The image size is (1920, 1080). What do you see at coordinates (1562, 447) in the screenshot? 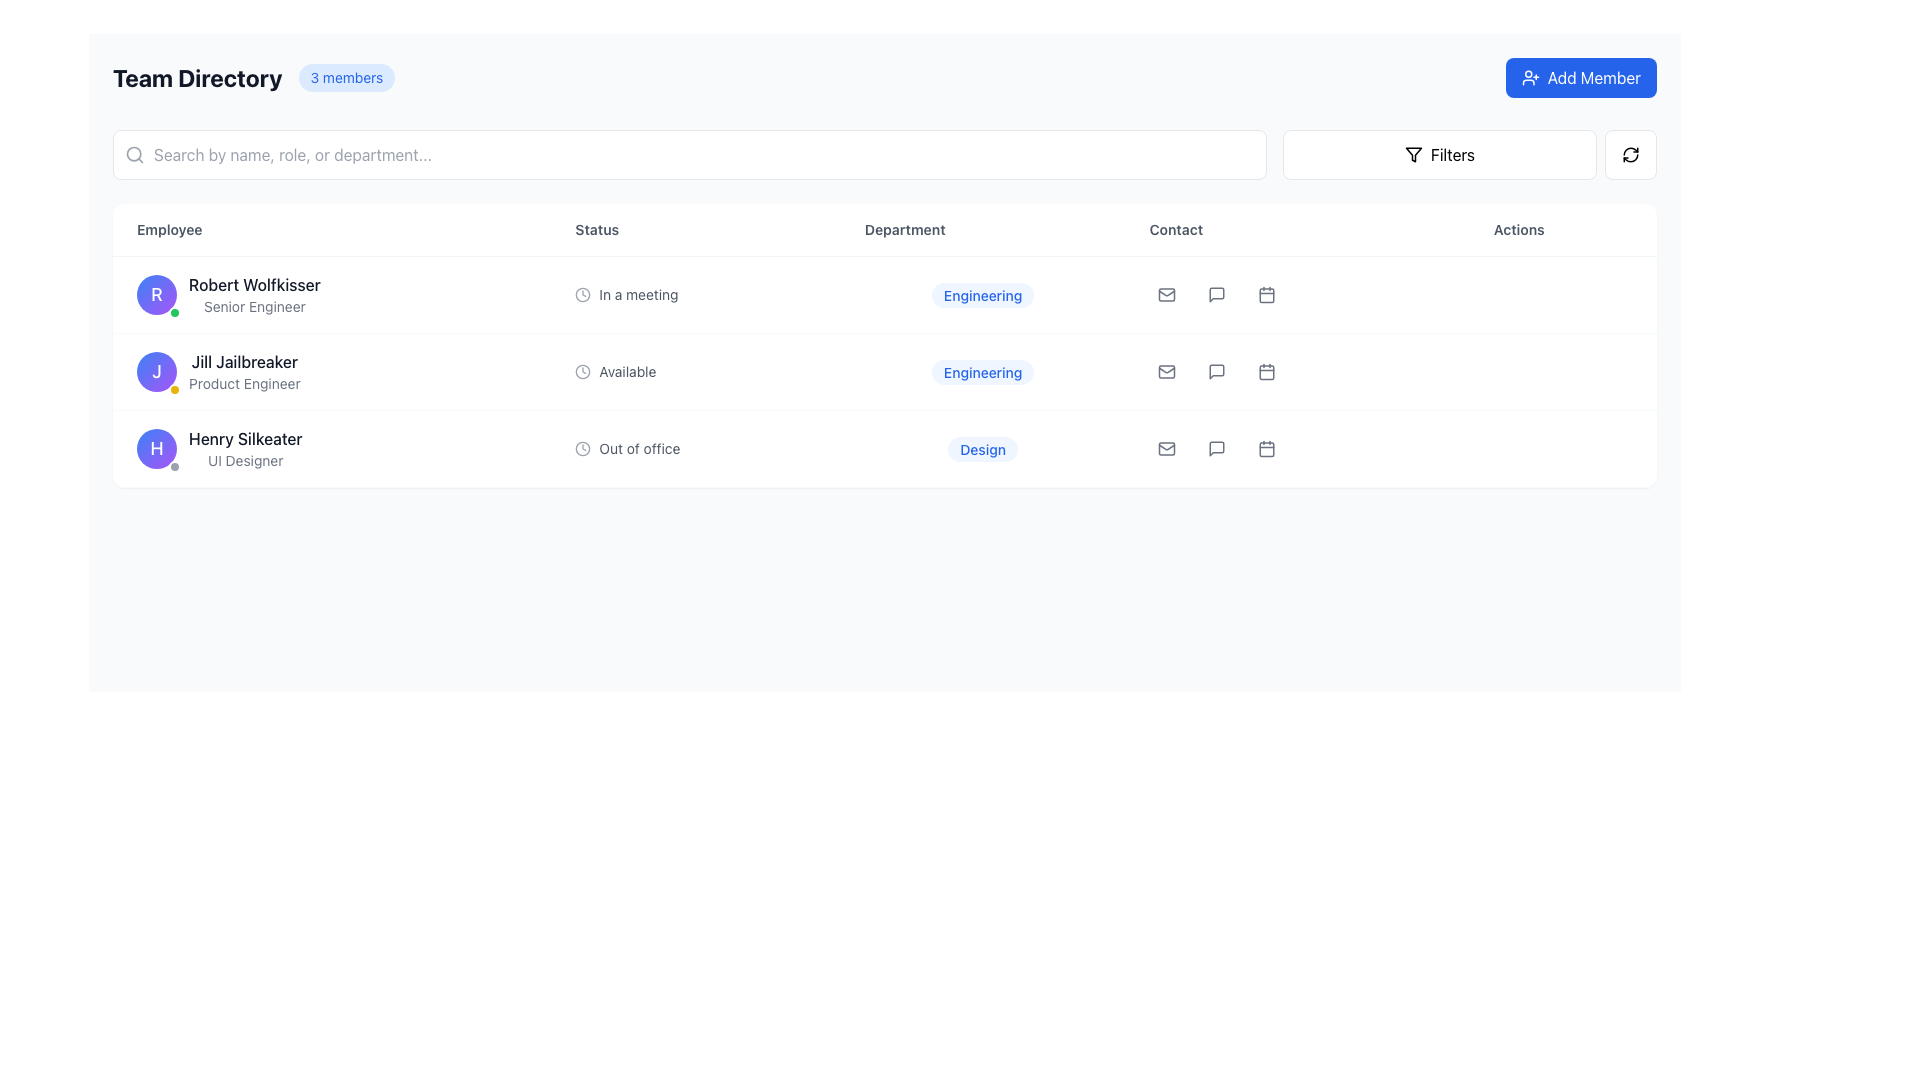
I see `the menu button represented by three horizontally aligned dots in the 'Actions' column of the last row in the 'Team Directory' table for 'Henry Silkeater'` at bounding box center [1562, 447].